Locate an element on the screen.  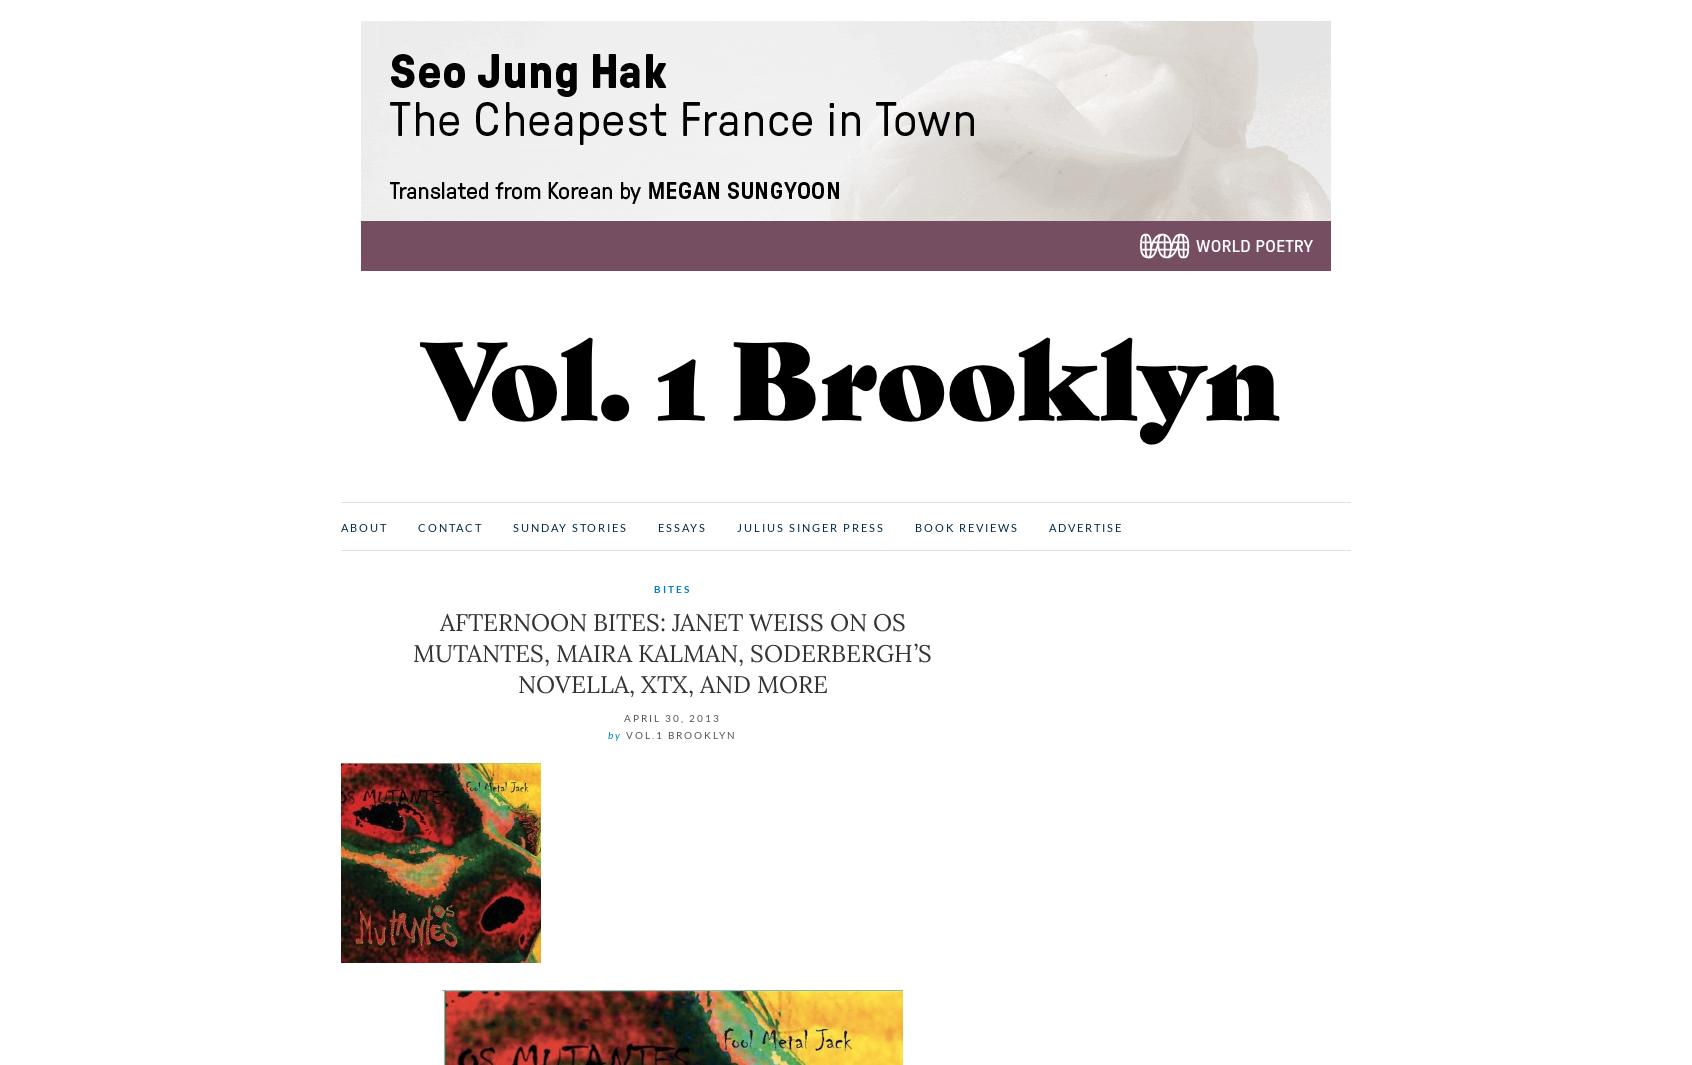
'Julius Singer Press' is located at coordinates (810, 526).